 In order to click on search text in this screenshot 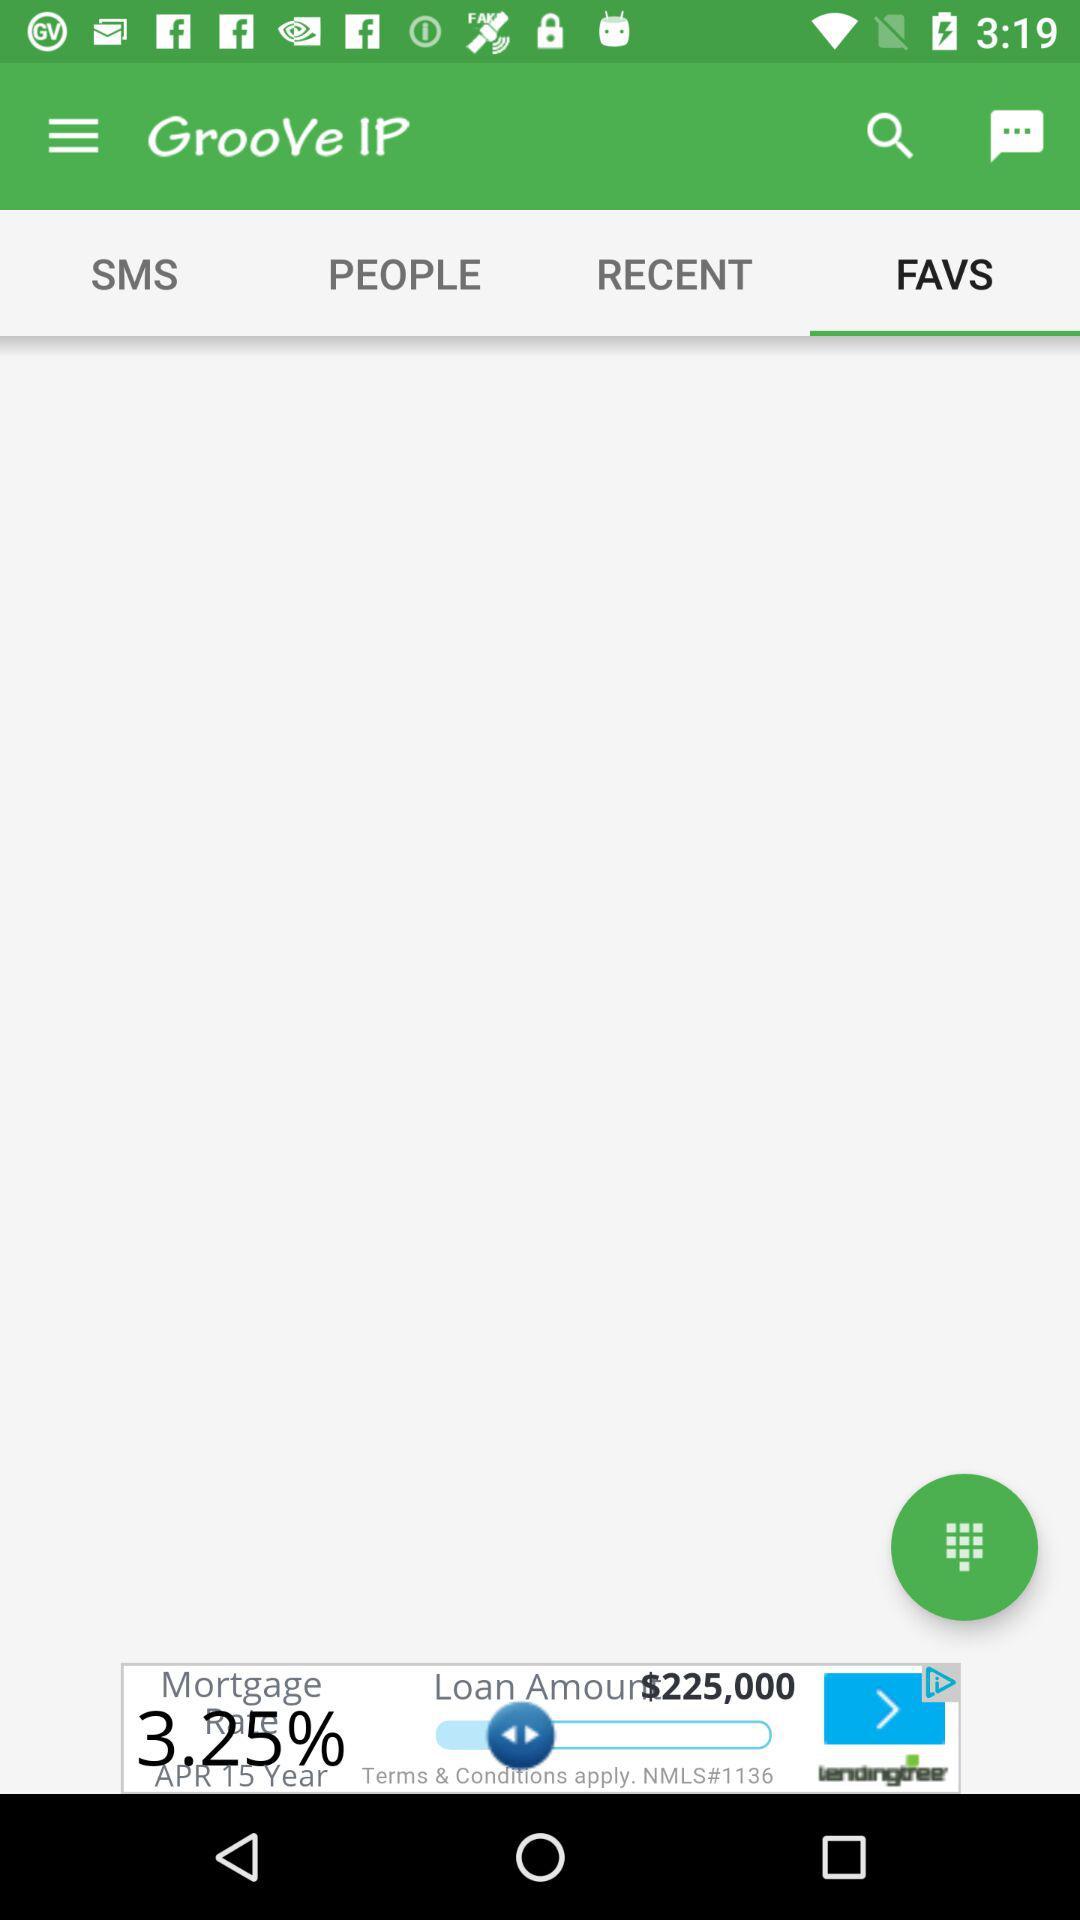, I will do `click(278, 135)`.